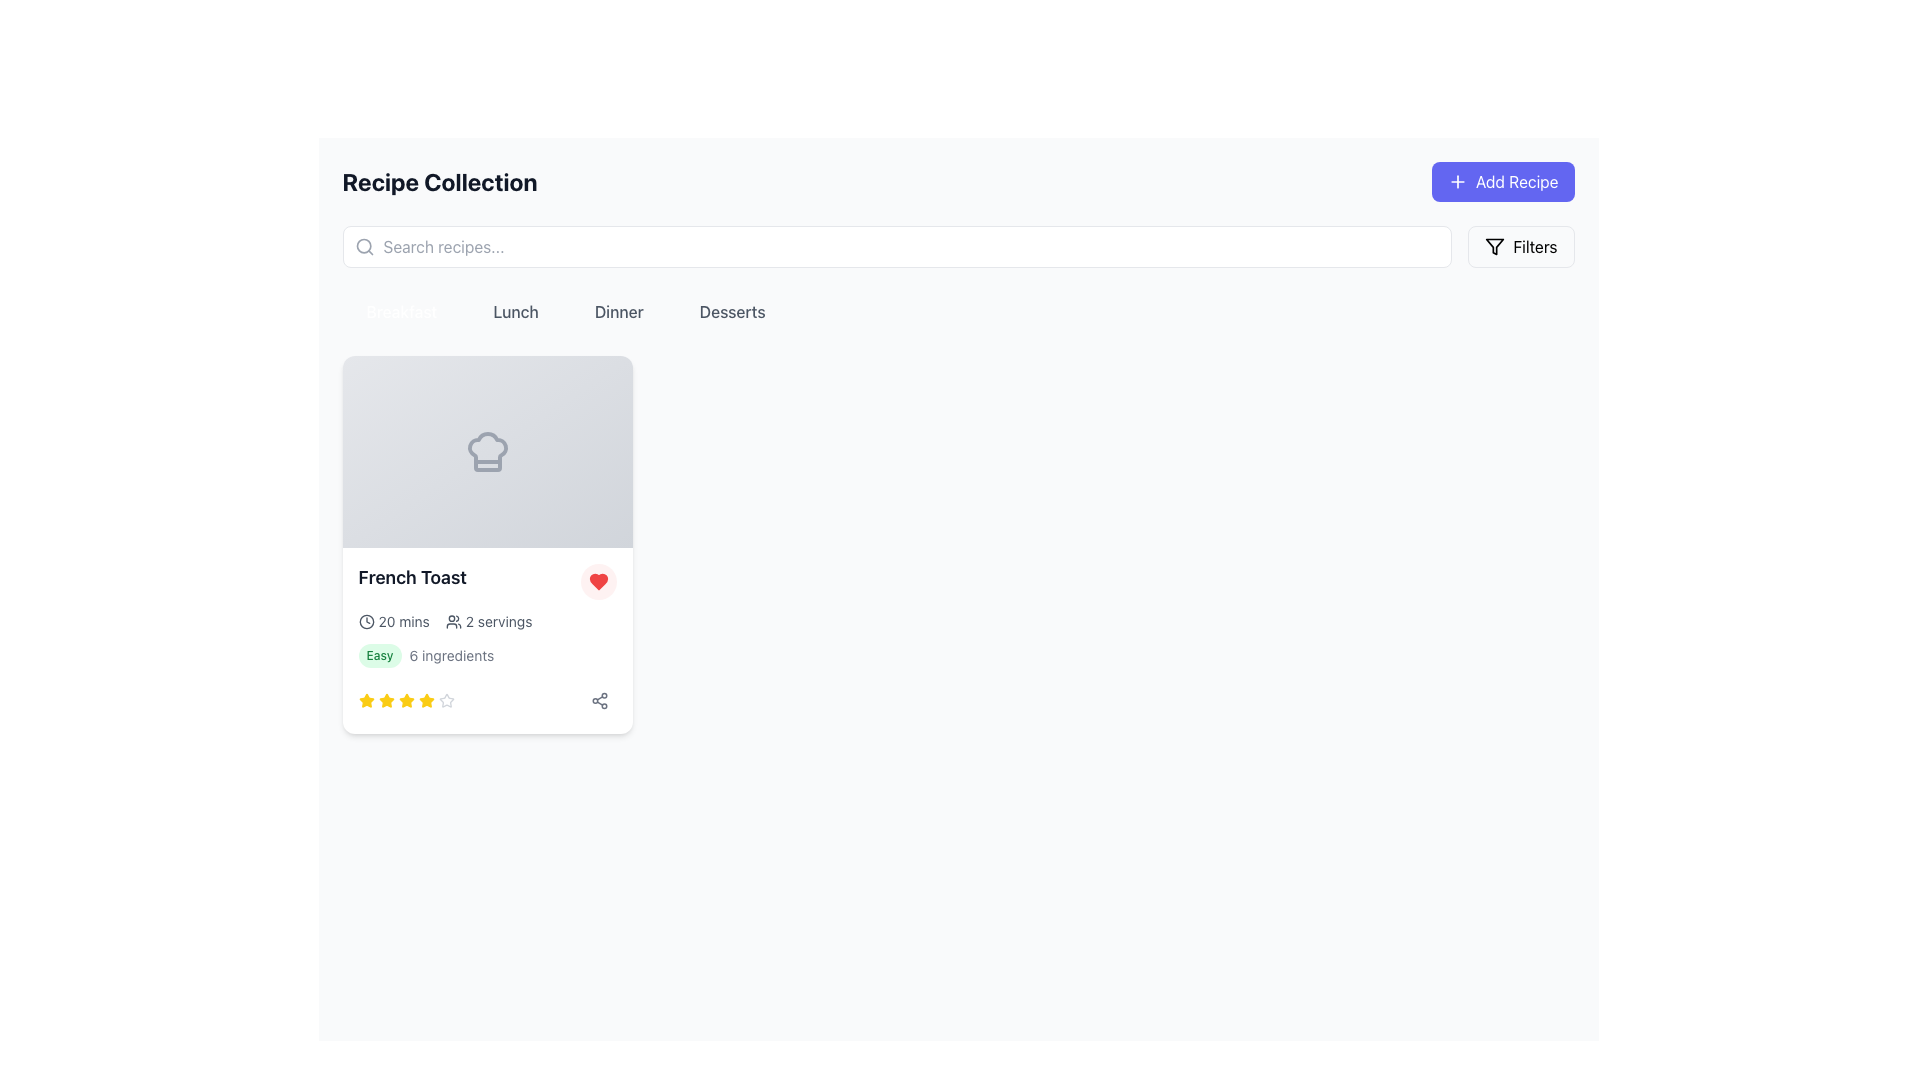  What do you see at coordinates (405, 699) in the screenshot?
I see `the third yellow star icon in the five-star rating component of the 'French Toast' recipe card to rate it` at bounding box center [405, 699].